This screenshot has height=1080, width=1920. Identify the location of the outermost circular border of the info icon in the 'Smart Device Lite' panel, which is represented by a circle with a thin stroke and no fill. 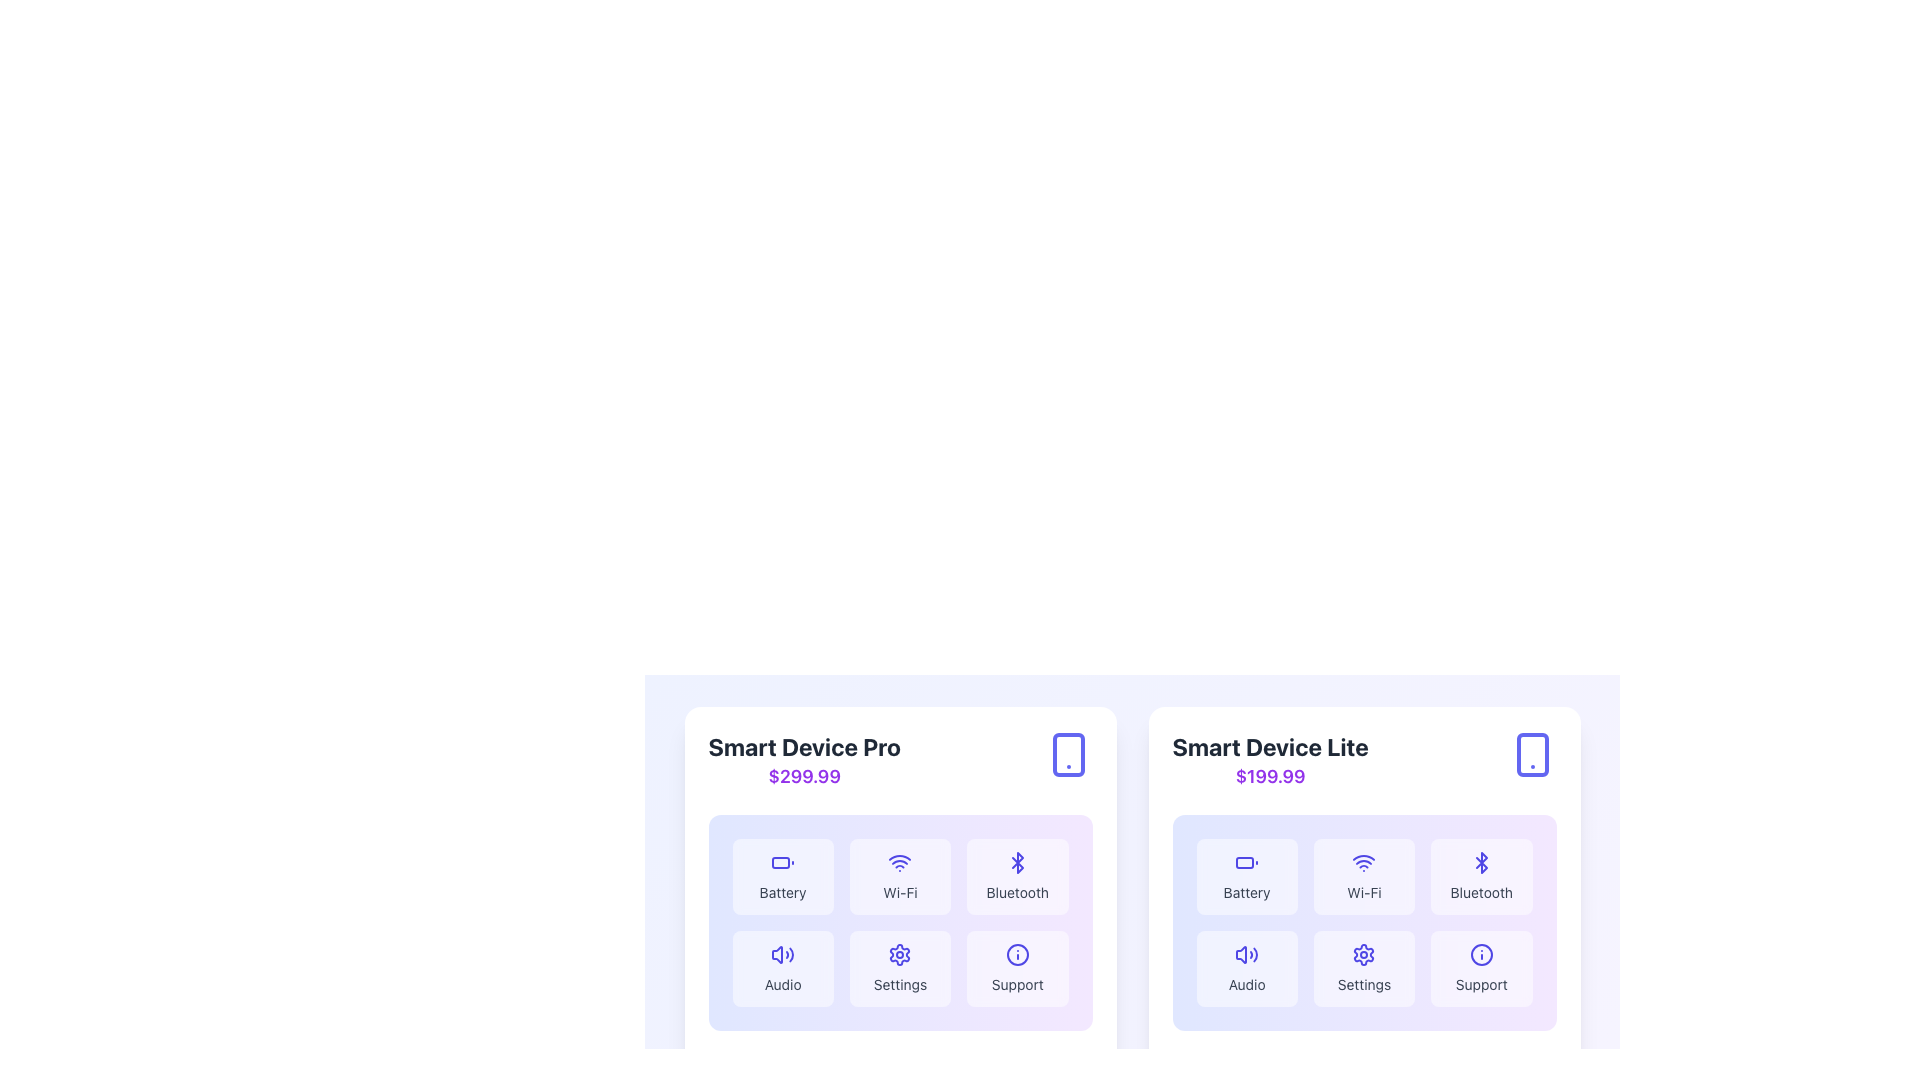
(1481, 954).